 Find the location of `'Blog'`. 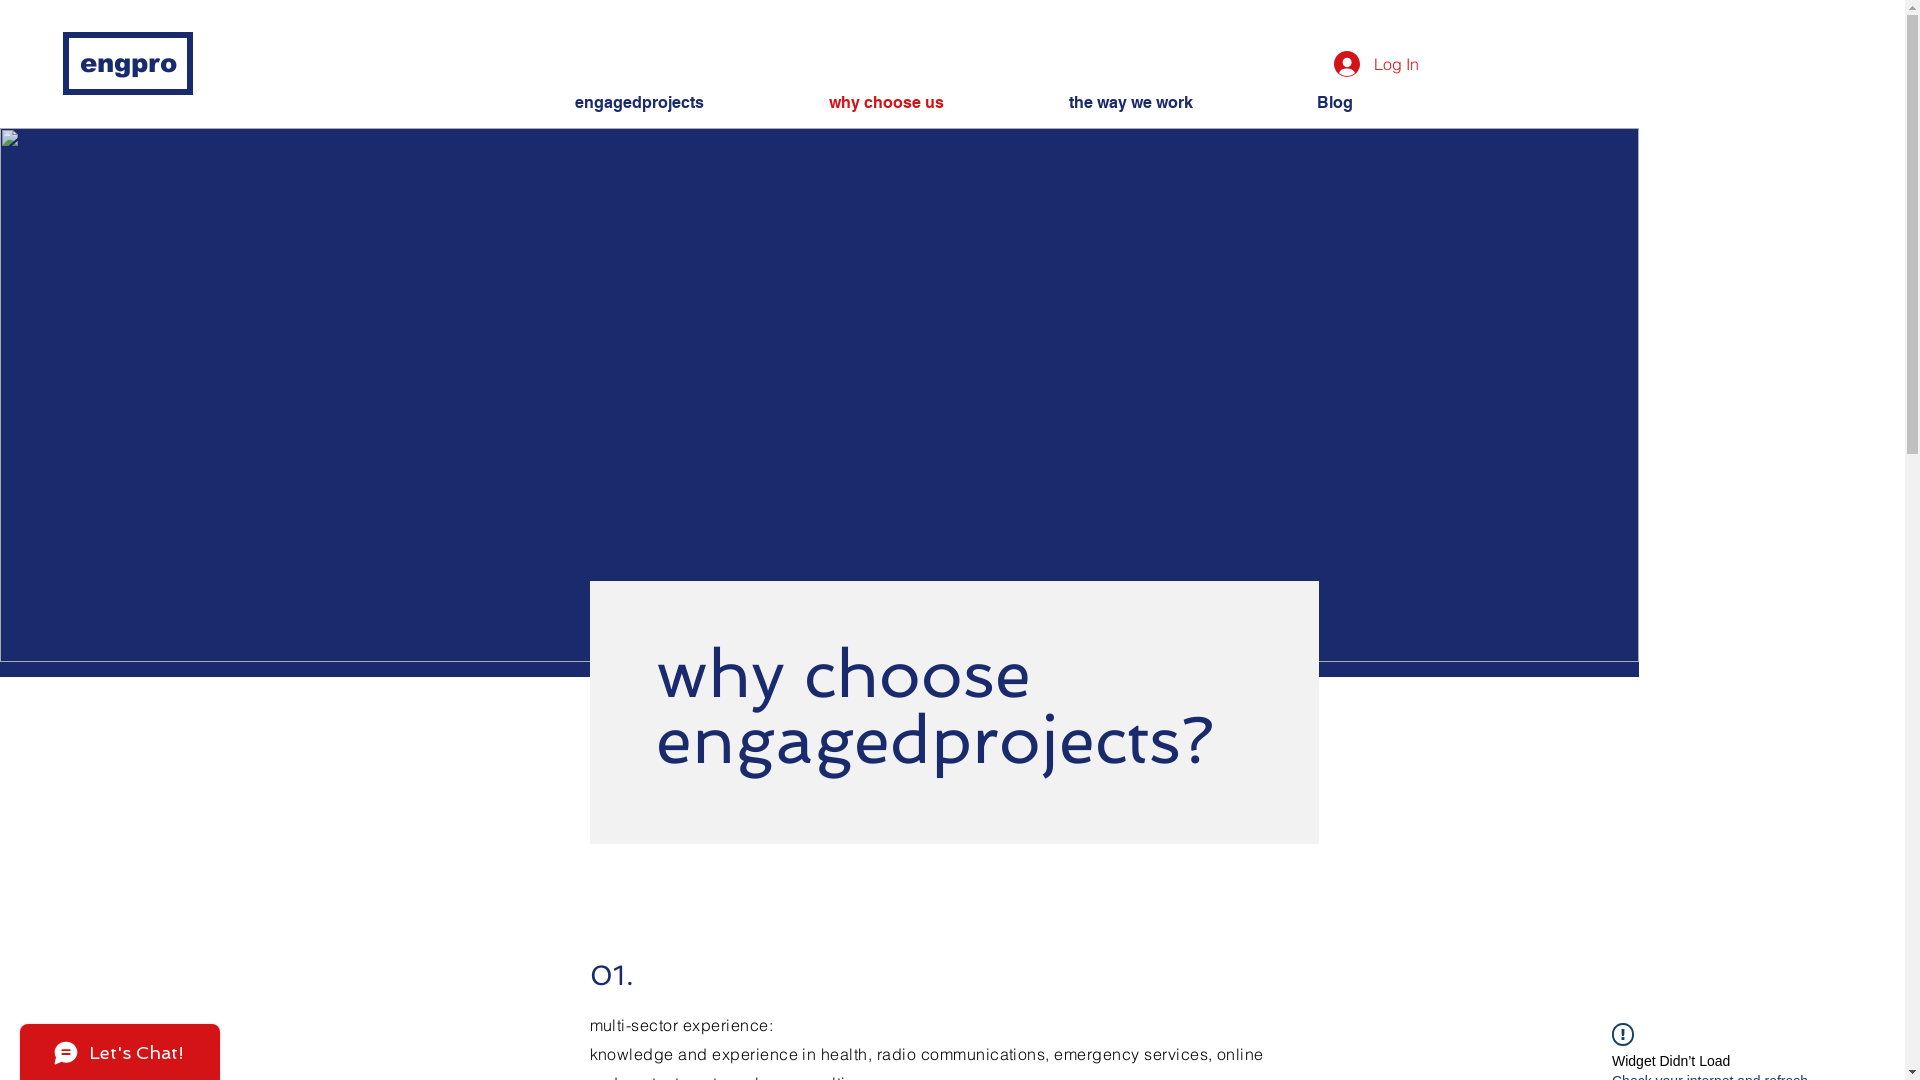

'Blog' is located at coordinates (1381, 103).